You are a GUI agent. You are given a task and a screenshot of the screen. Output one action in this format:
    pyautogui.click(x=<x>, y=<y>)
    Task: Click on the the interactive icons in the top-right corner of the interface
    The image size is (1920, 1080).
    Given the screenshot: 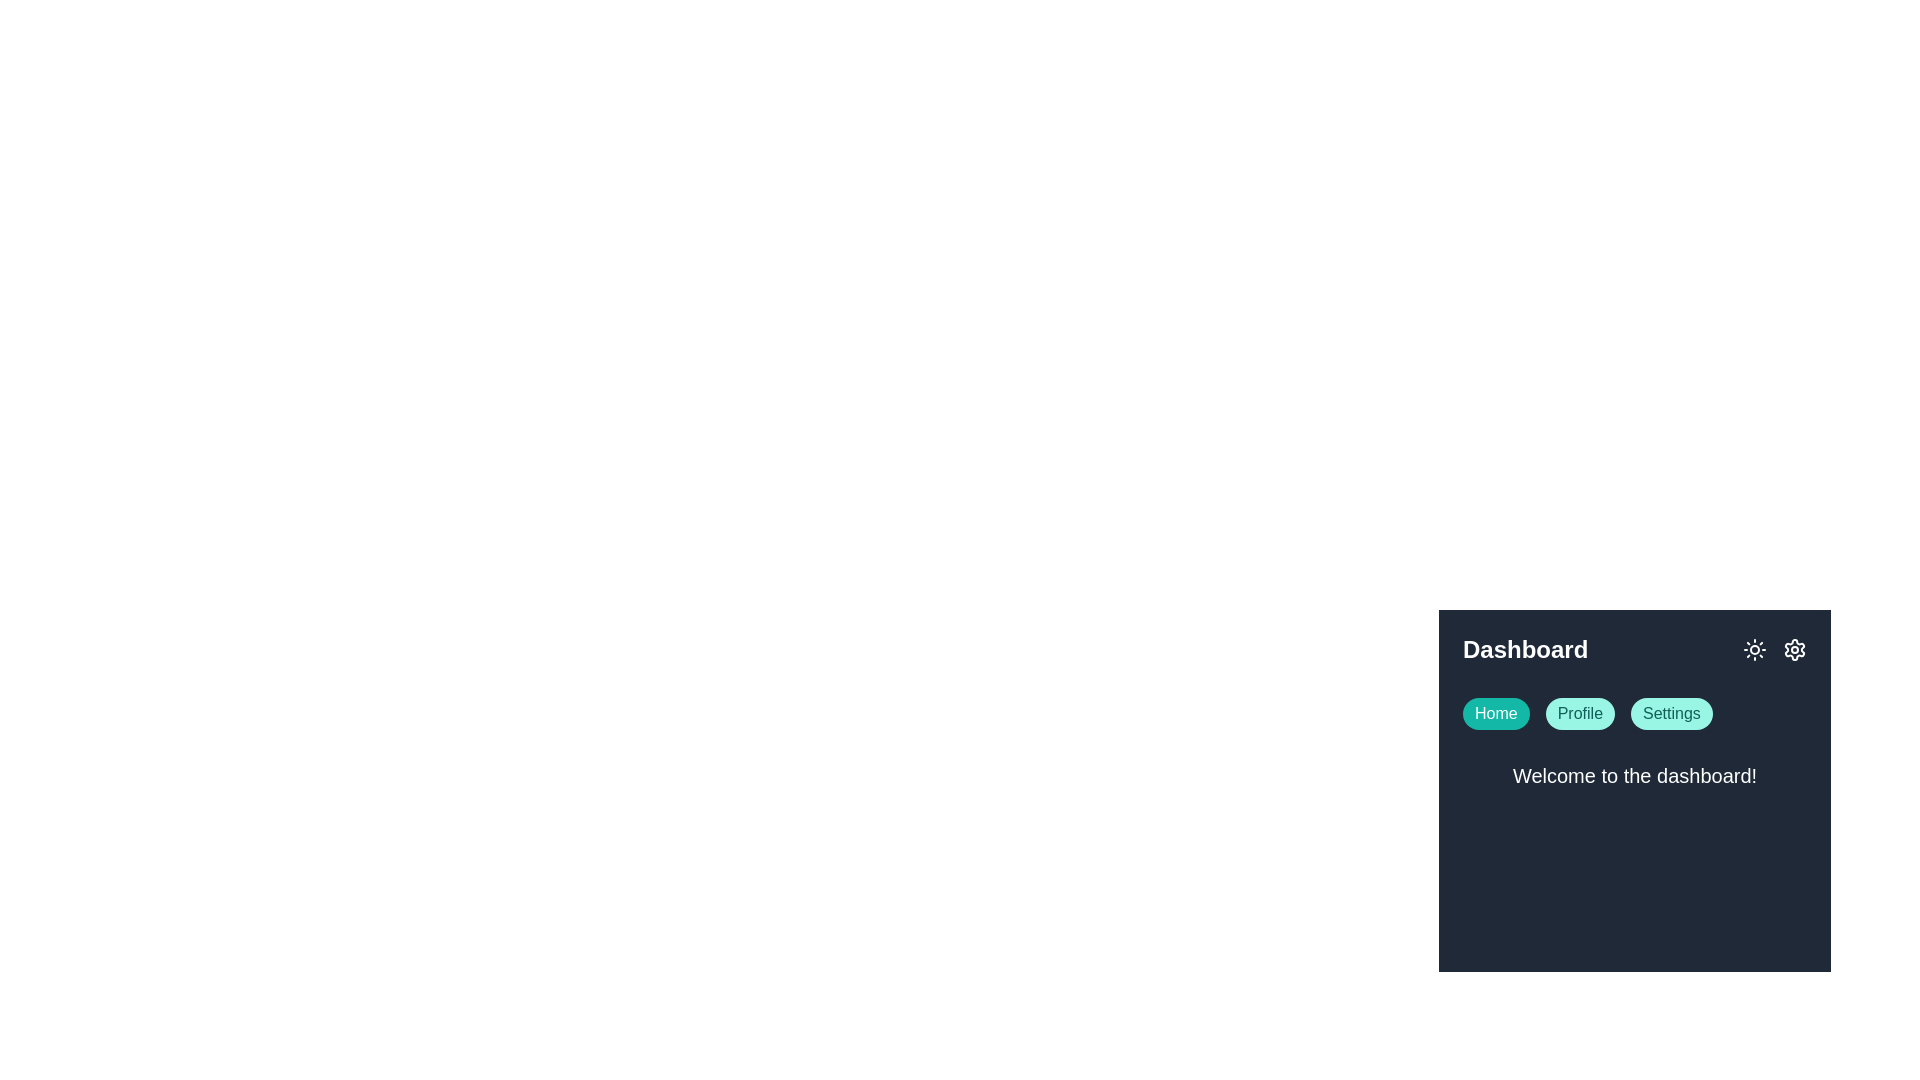 What is the action you would take?
    pyautogui.click(x=1775, y=650)
    